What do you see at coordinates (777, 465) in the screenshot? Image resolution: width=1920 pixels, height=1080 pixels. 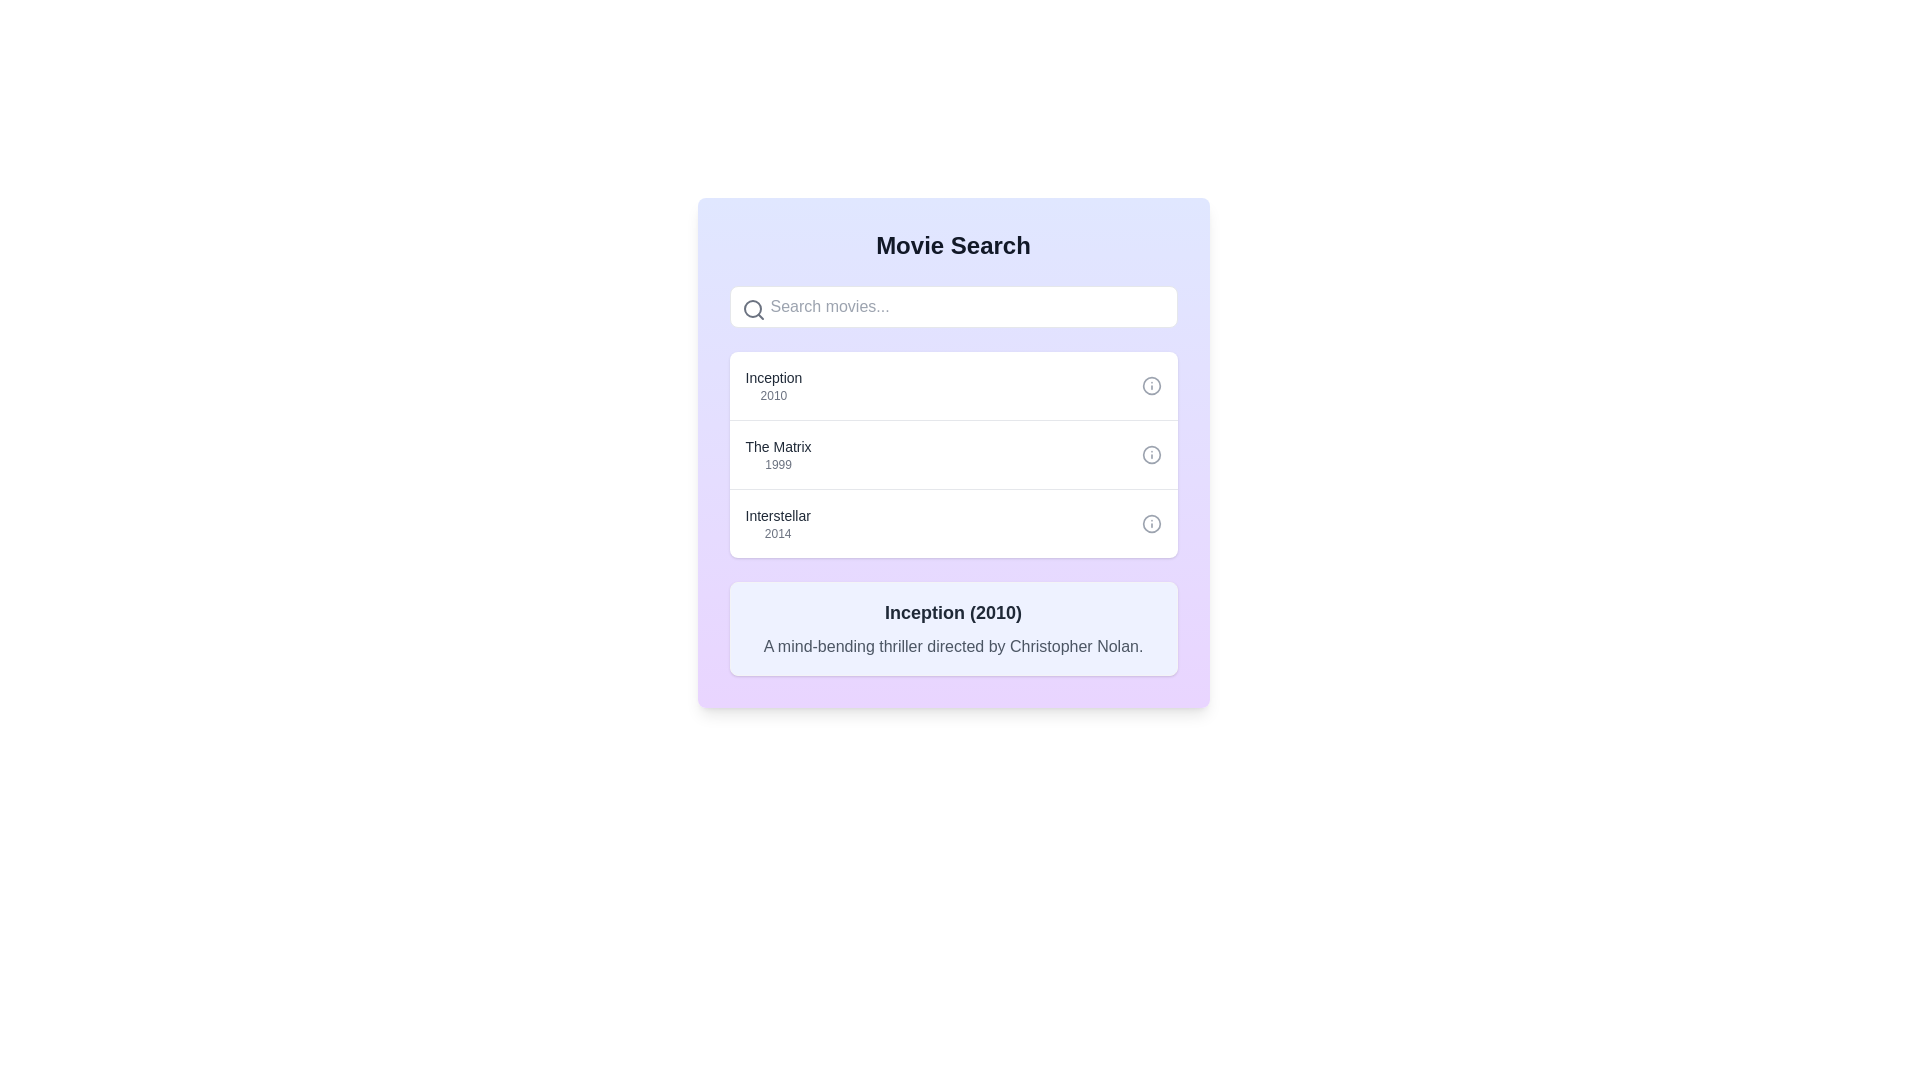 I see `the small, gray-text numerical label displaying '1999' located under the title 'The Matrix' in the second card of the movie list` at bounding box center [777, 465].